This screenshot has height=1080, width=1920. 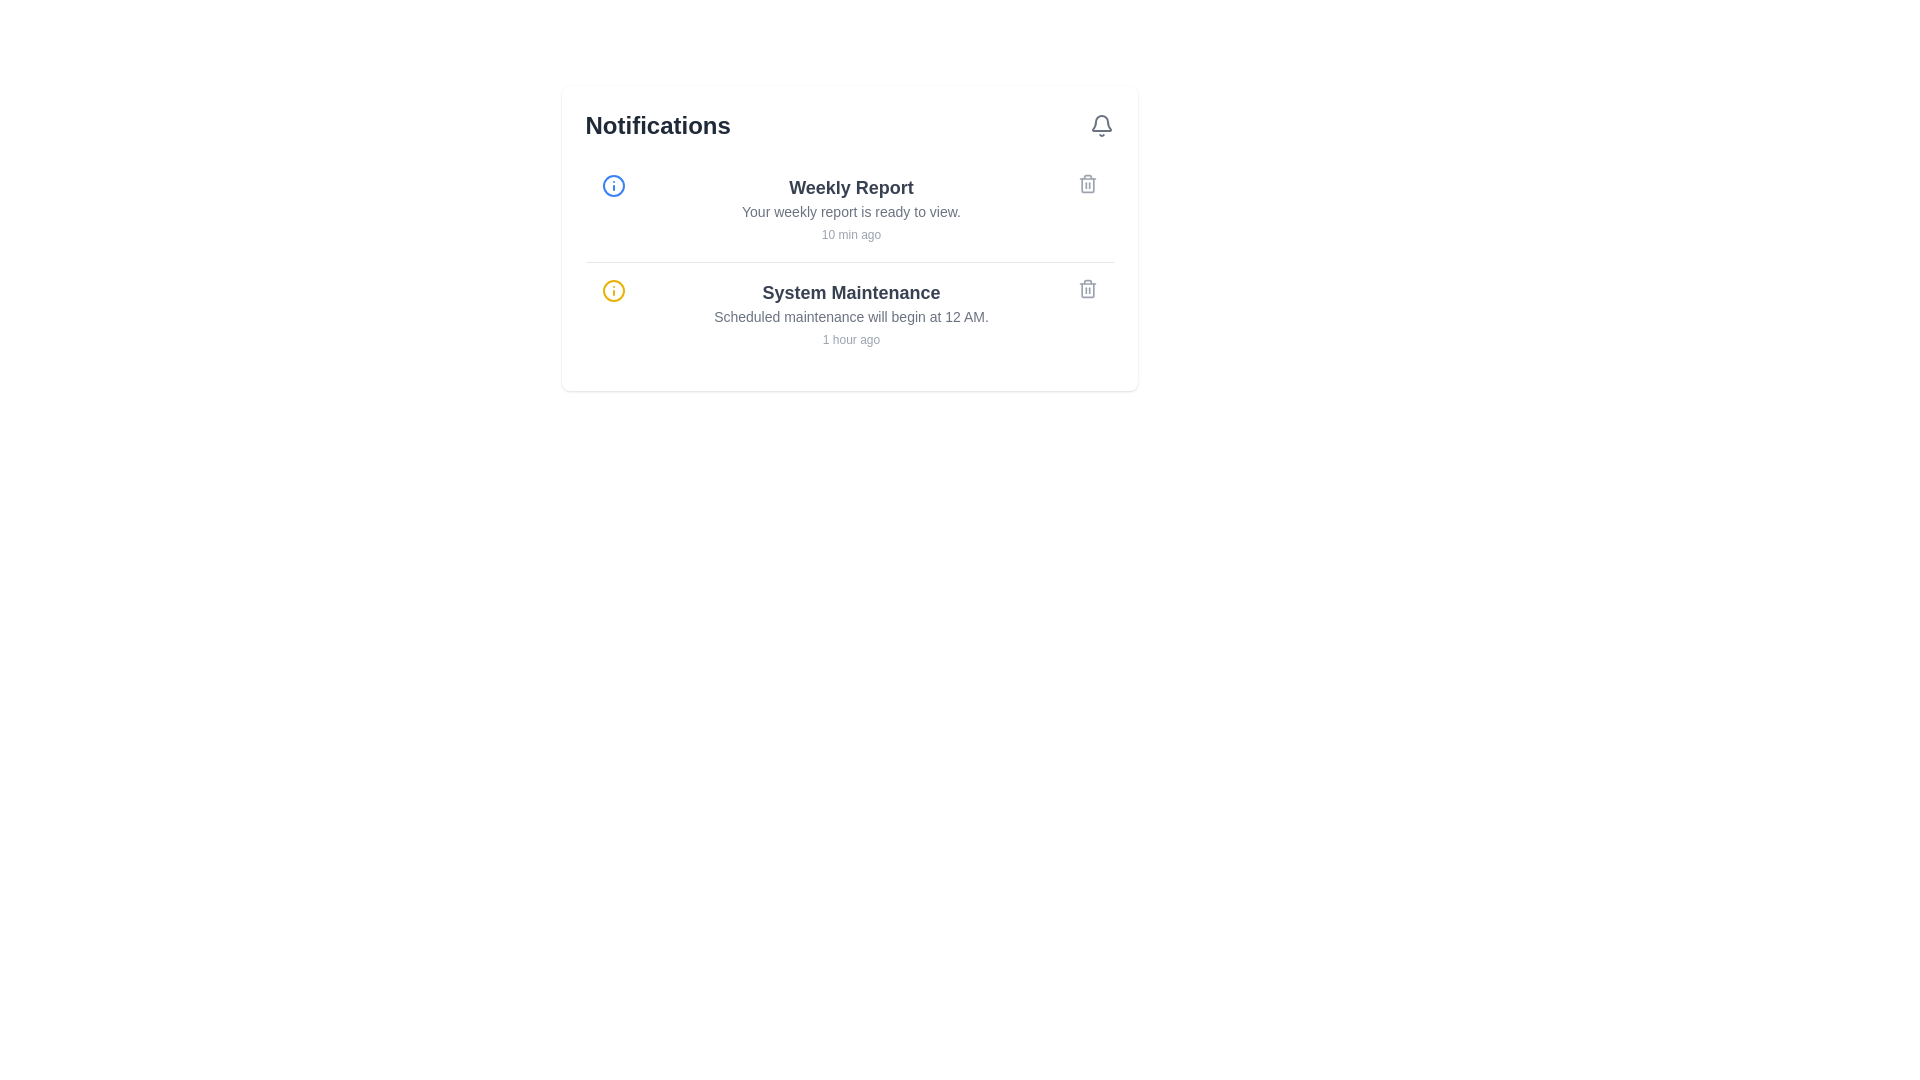 I want to click on the text label that reads 'Scheduled maintenance will begin at 12 AM.' which is displayed in gray below the title 'System Maintenance.', so click(x=851, y=315).